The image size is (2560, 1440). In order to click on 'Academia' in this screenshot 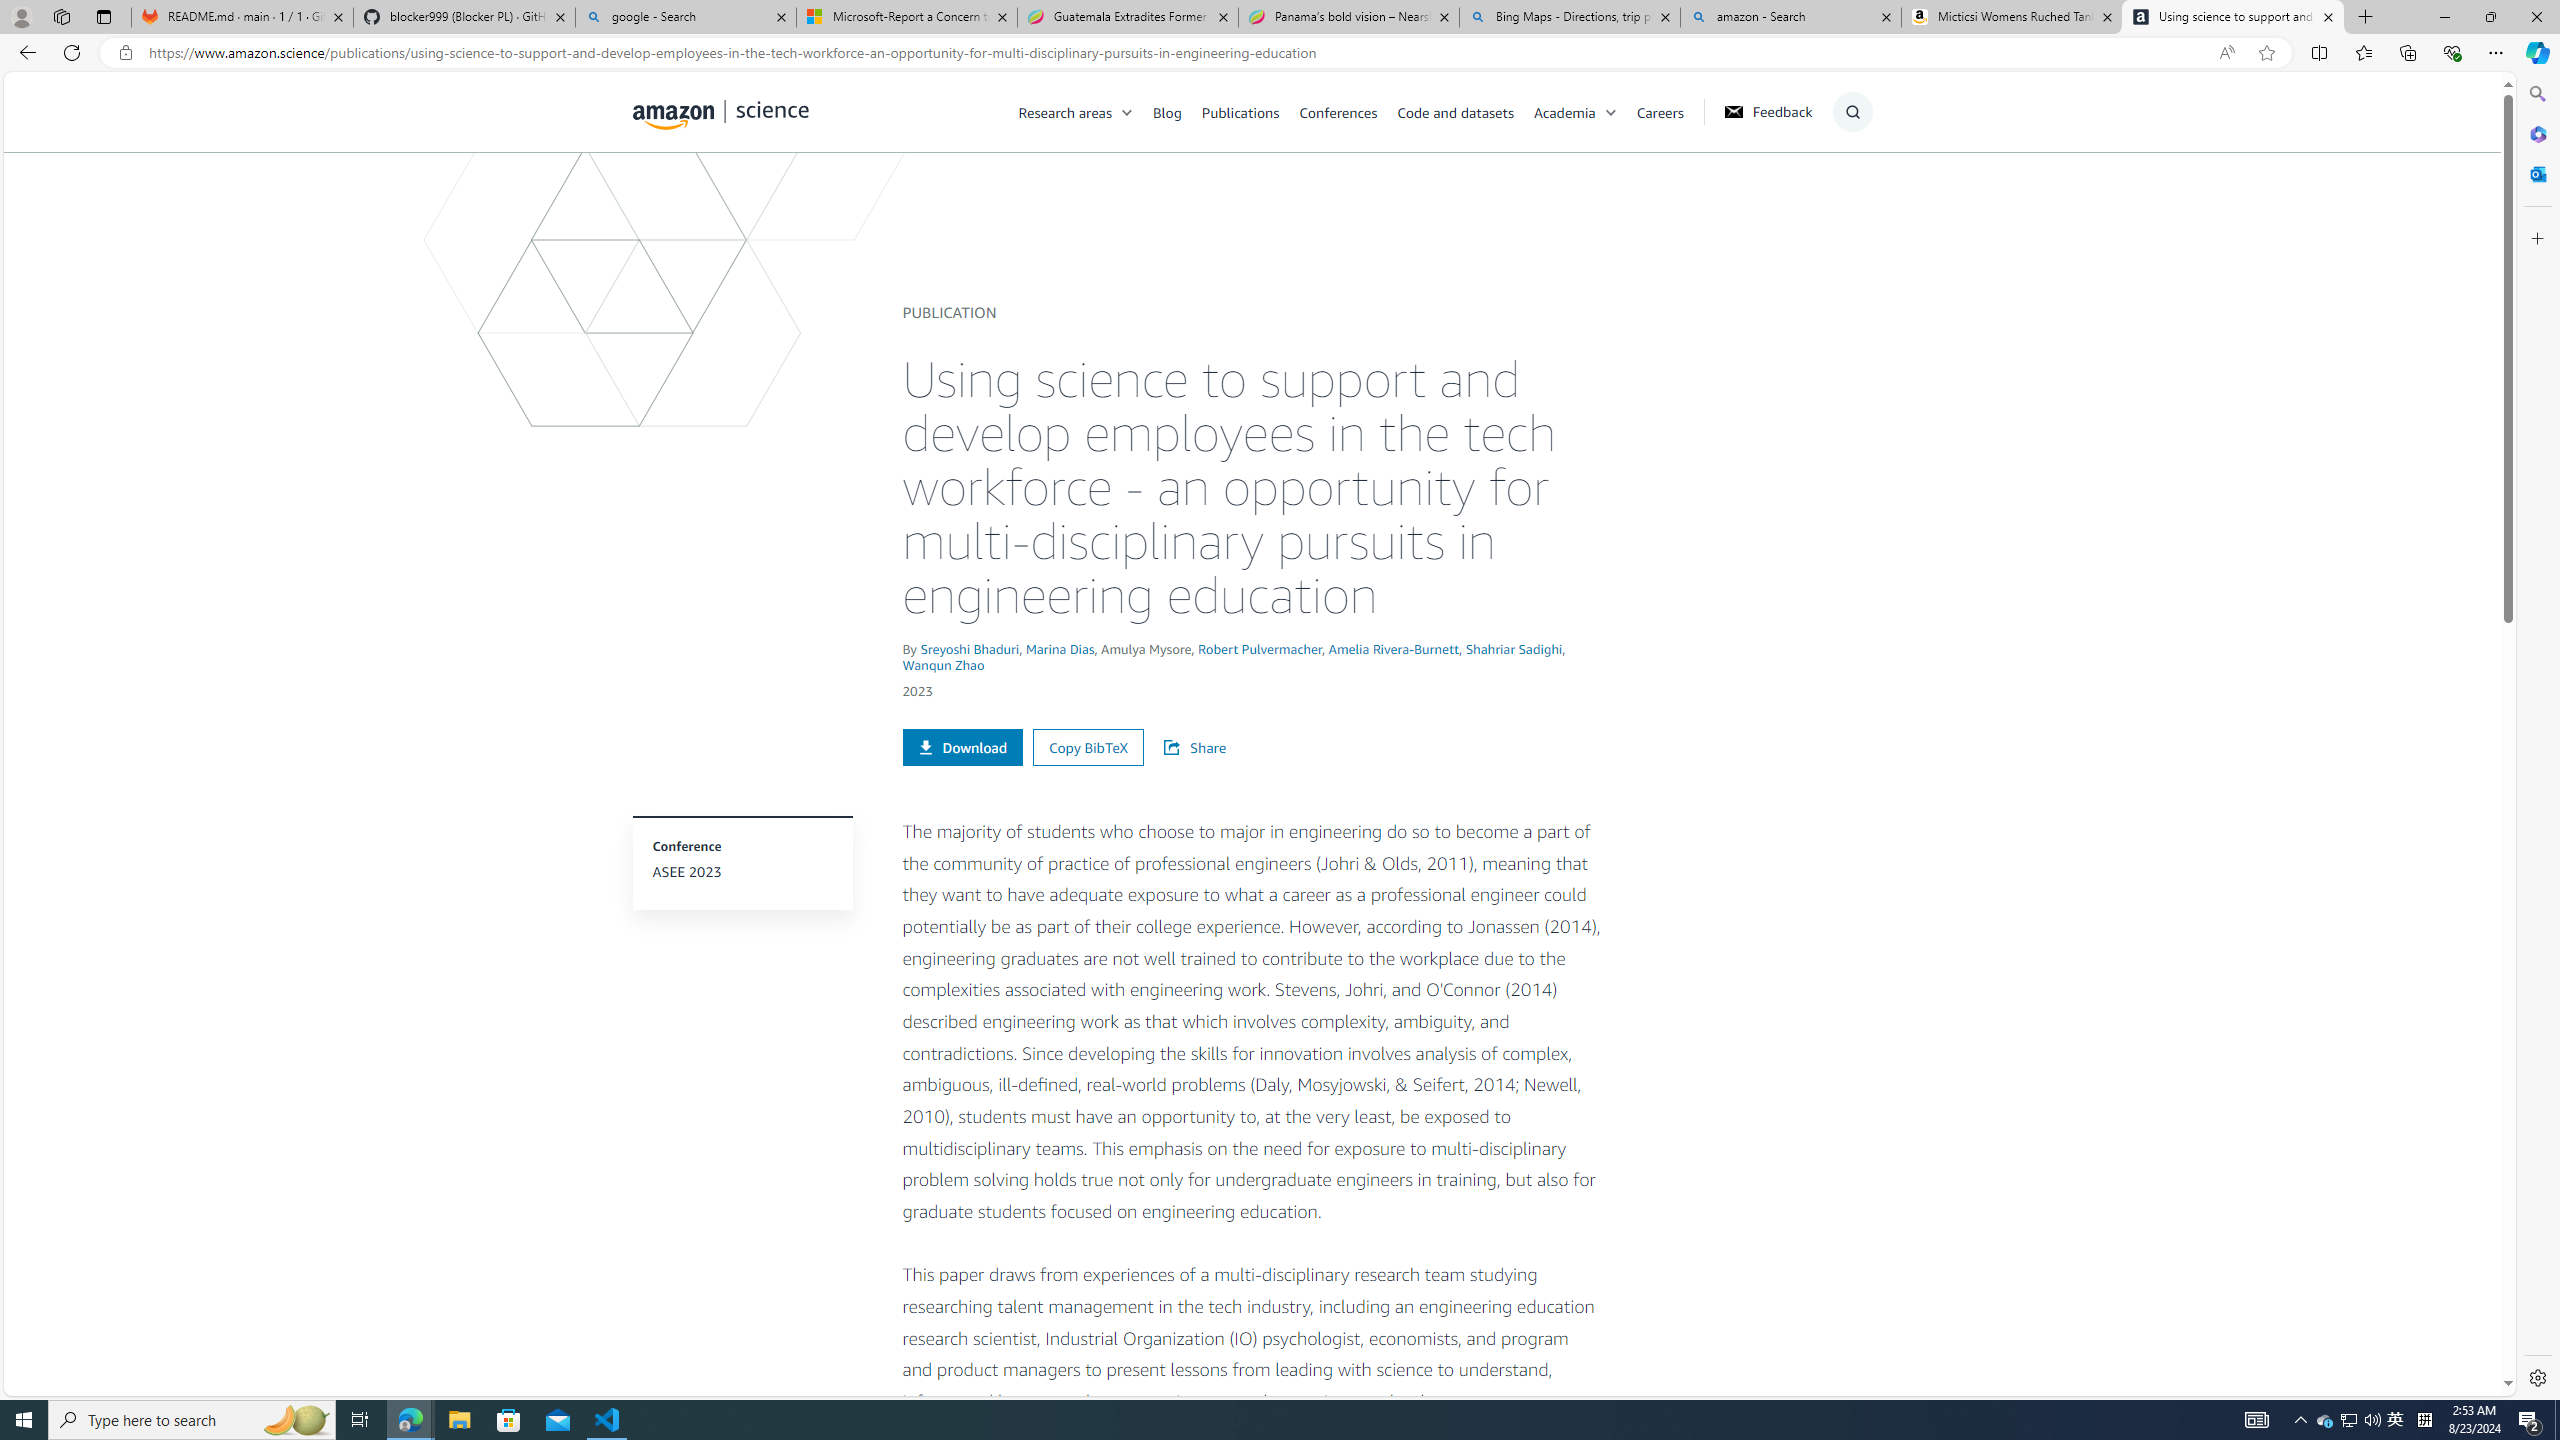, I will do `click(1583, 111)`.